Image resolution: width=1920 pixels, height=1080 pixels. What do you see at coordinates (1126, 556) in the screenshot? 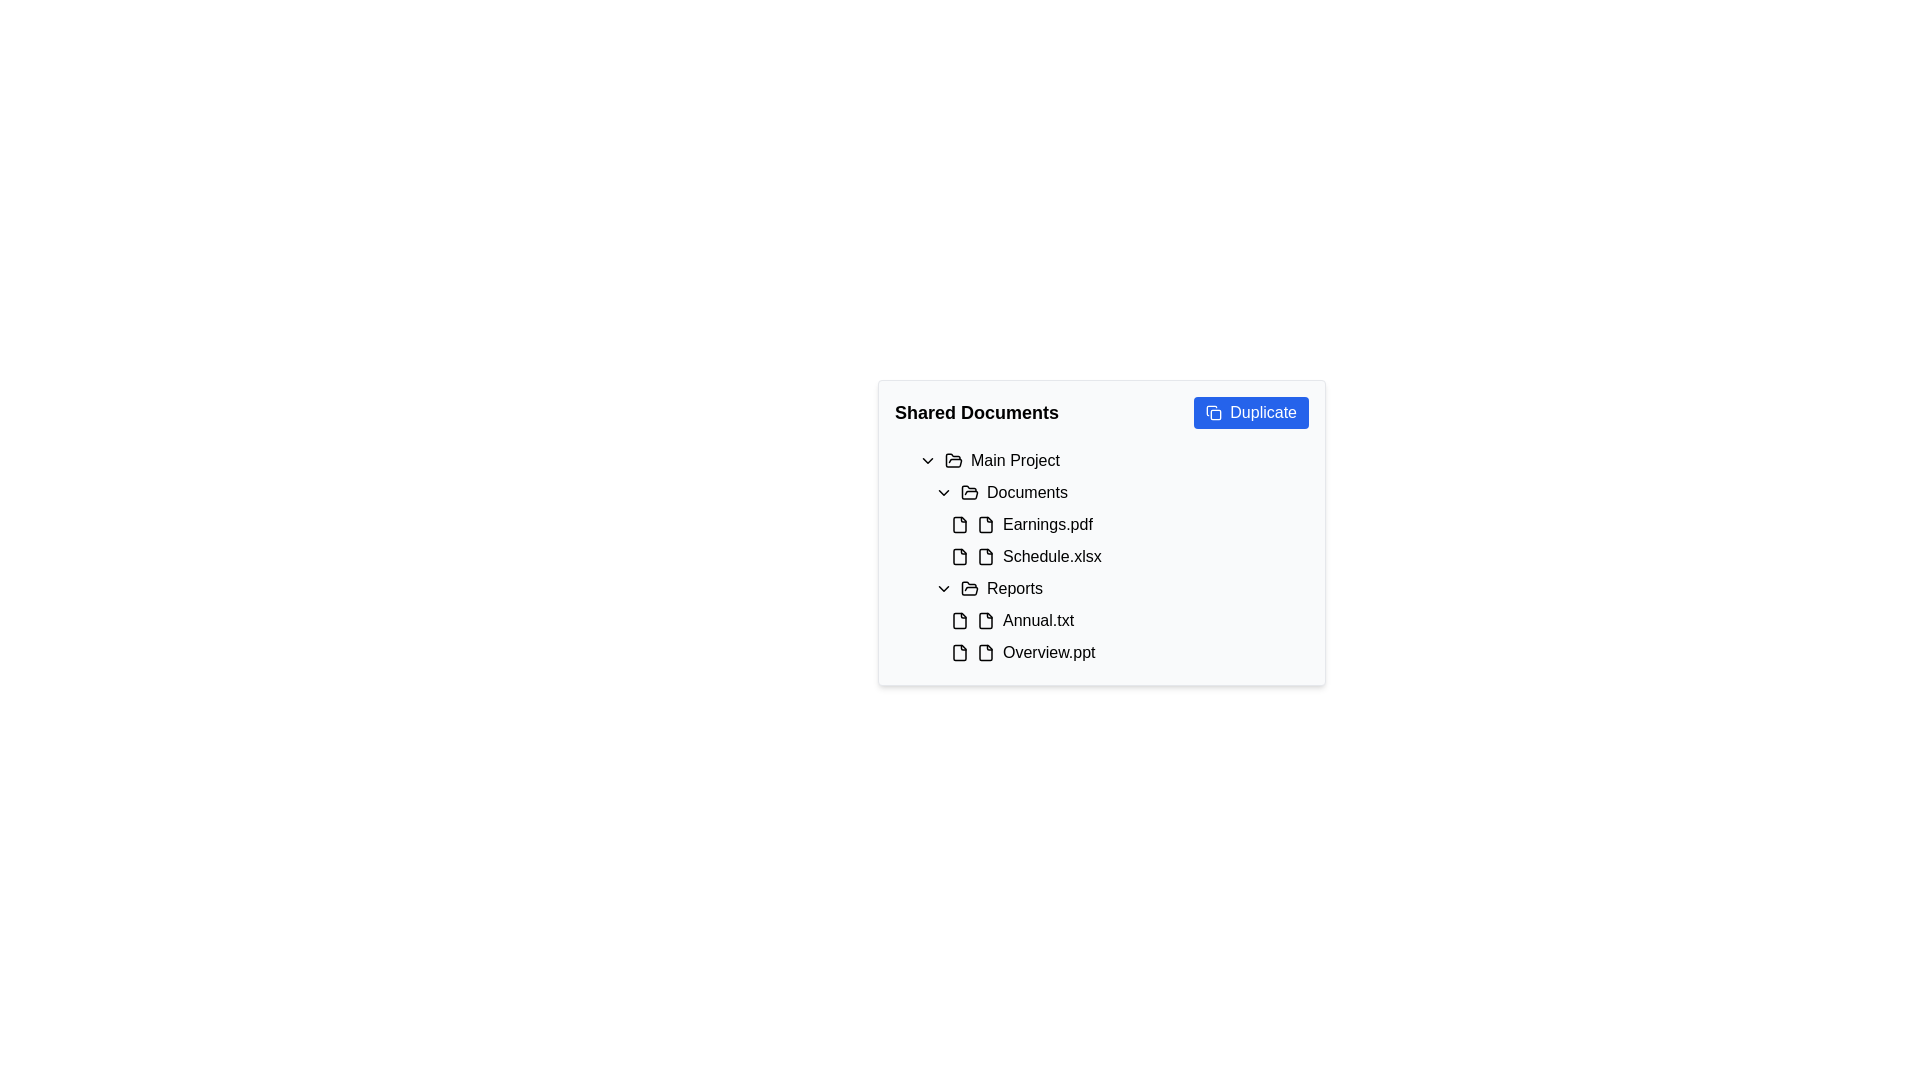
I see `the file display item labeled 'Schedule.xlsx' located in the 'Documents' group` at bounding box center [1126, 556].